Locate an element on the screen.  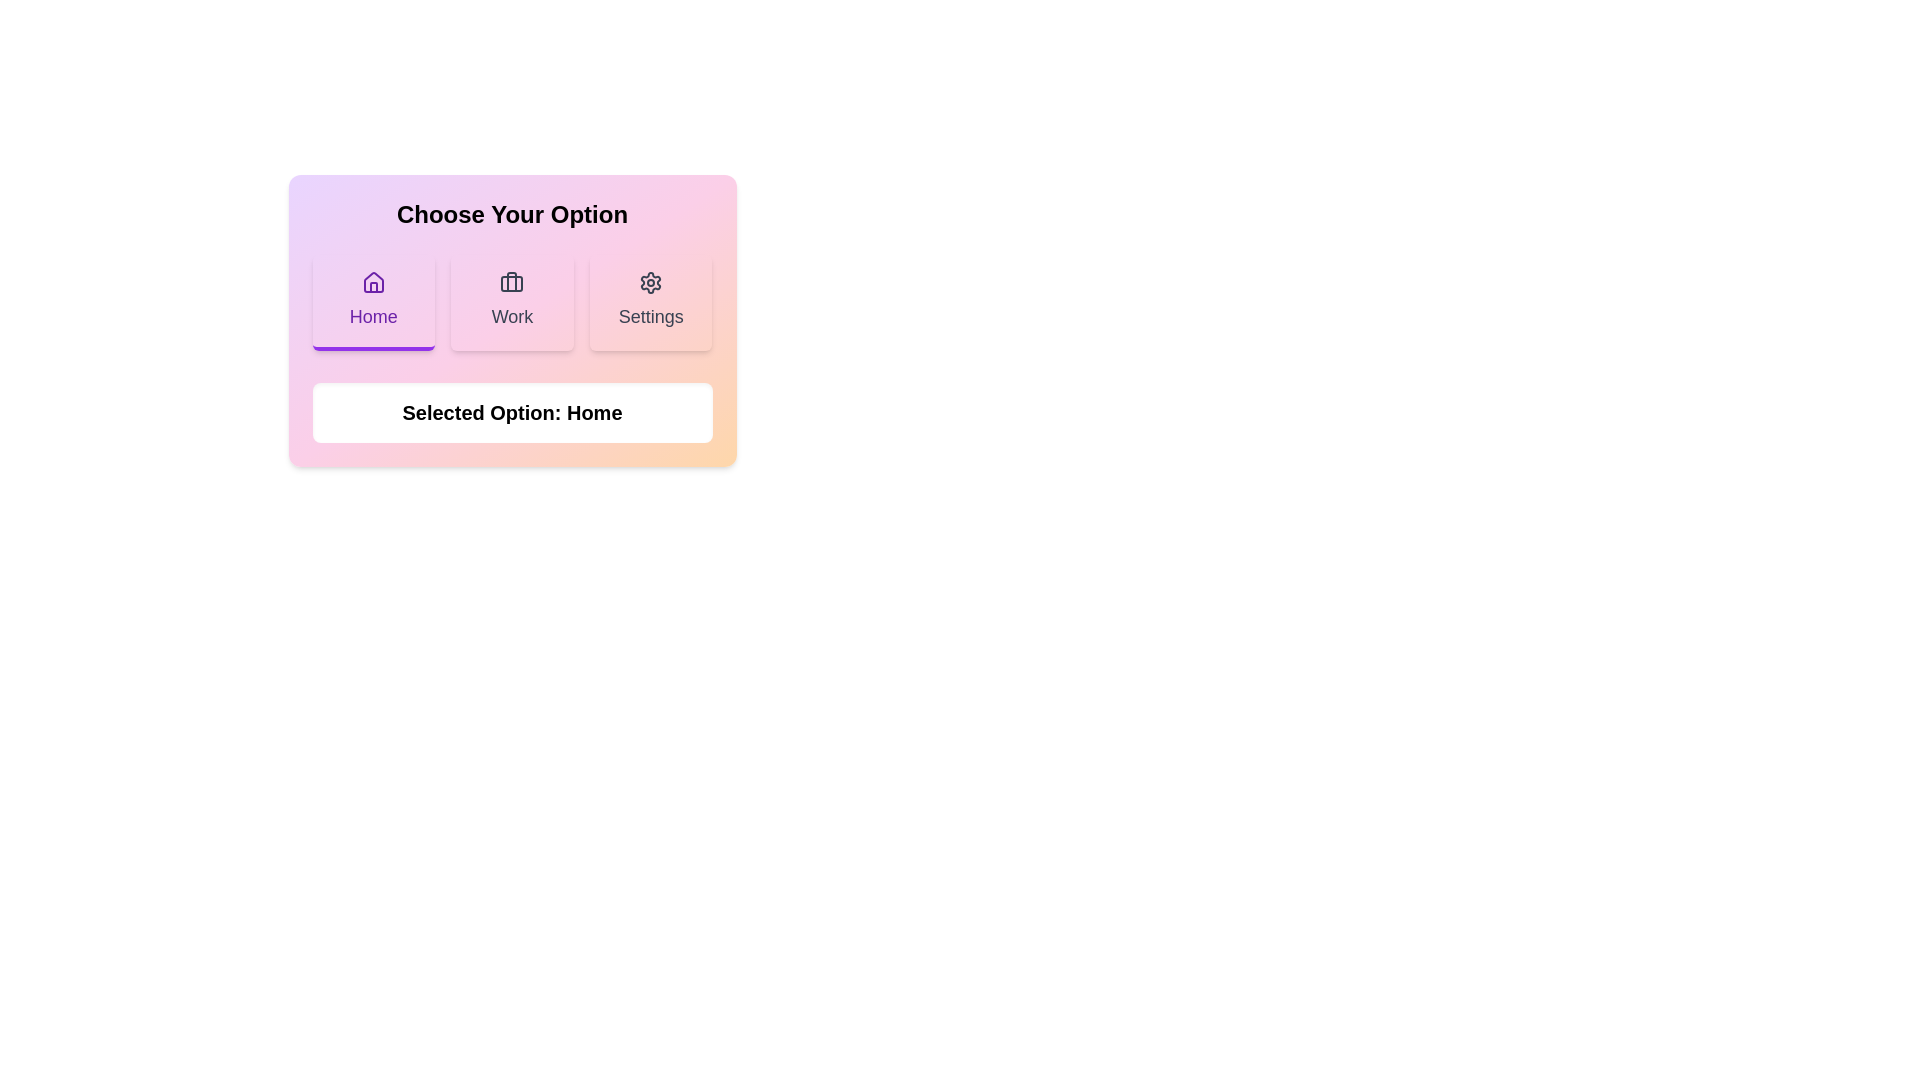
'Home' text label displayed in bold purple font, located within the first card of a row containing three options is located at coordinates (373, 315).